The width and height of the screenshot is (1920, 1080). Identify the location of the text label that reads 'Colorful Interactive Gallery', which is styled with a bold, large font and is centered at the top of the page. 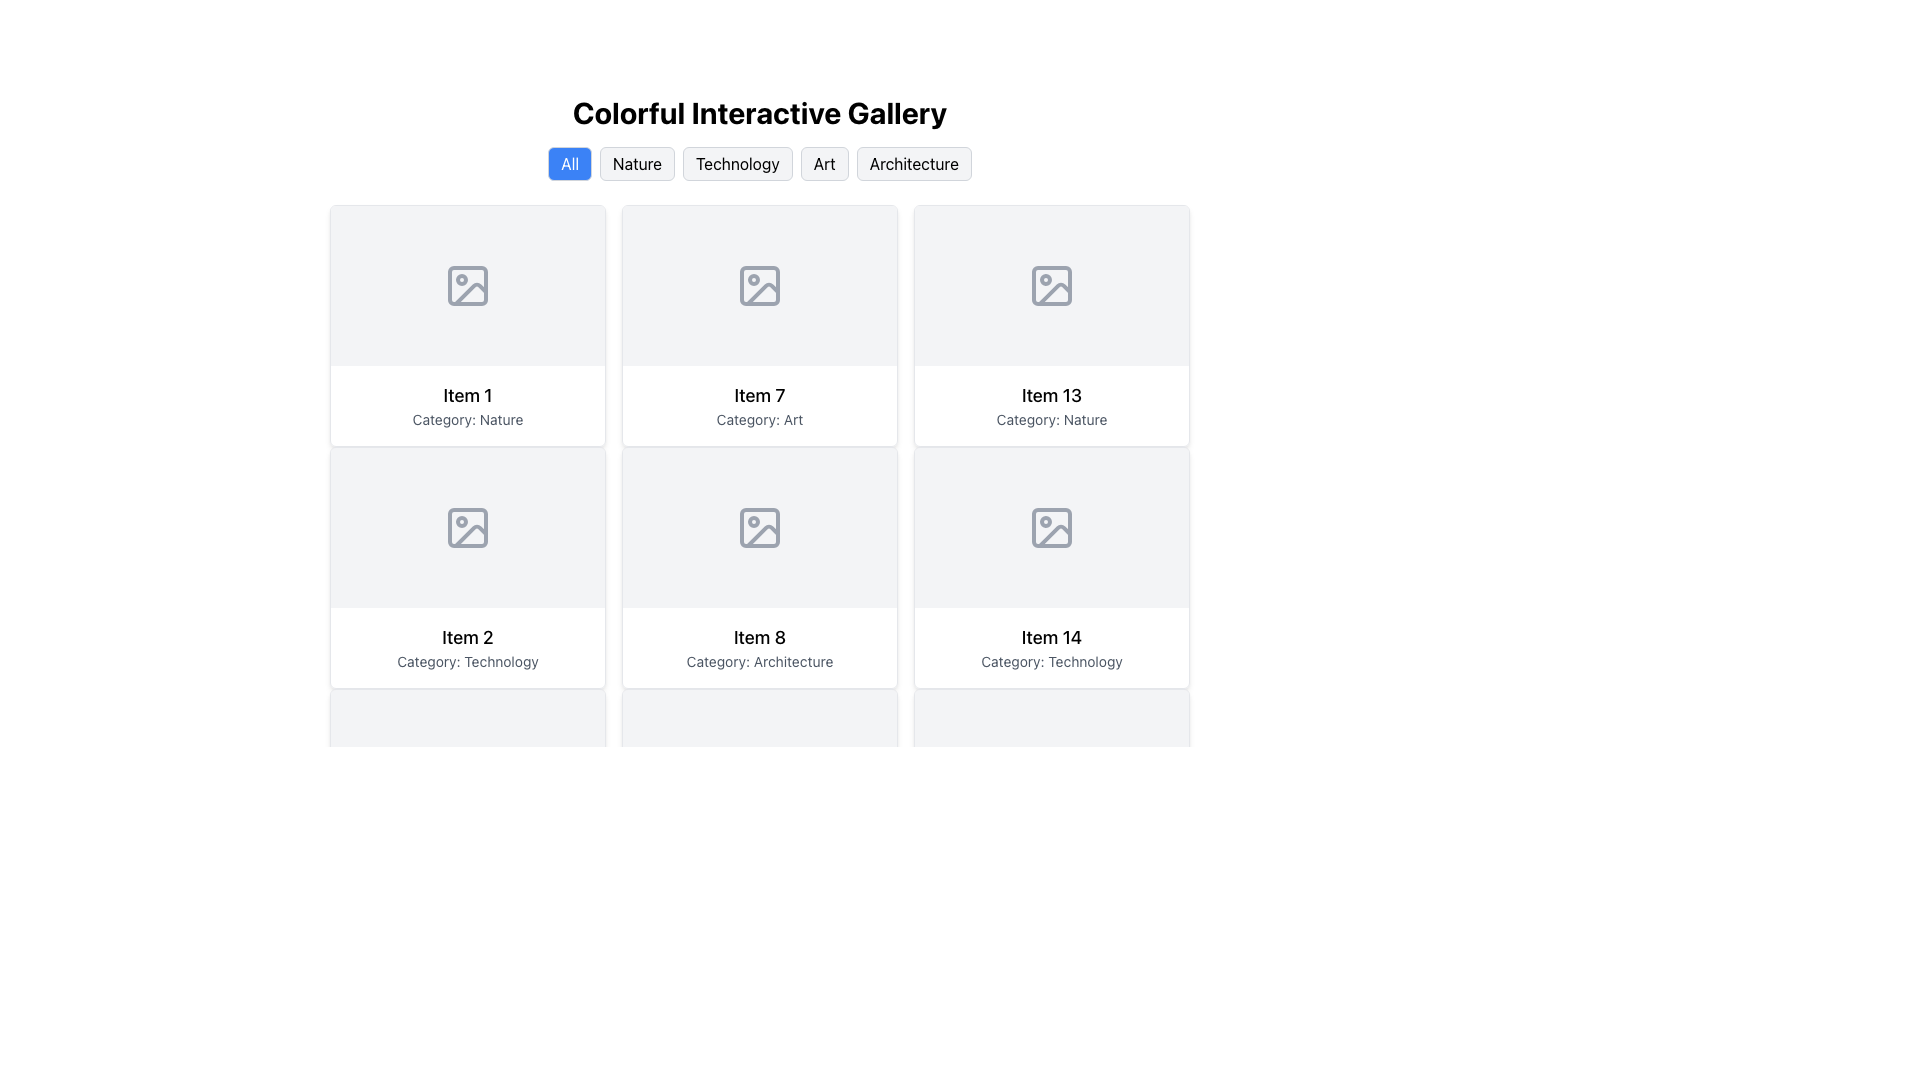
(758, 112).